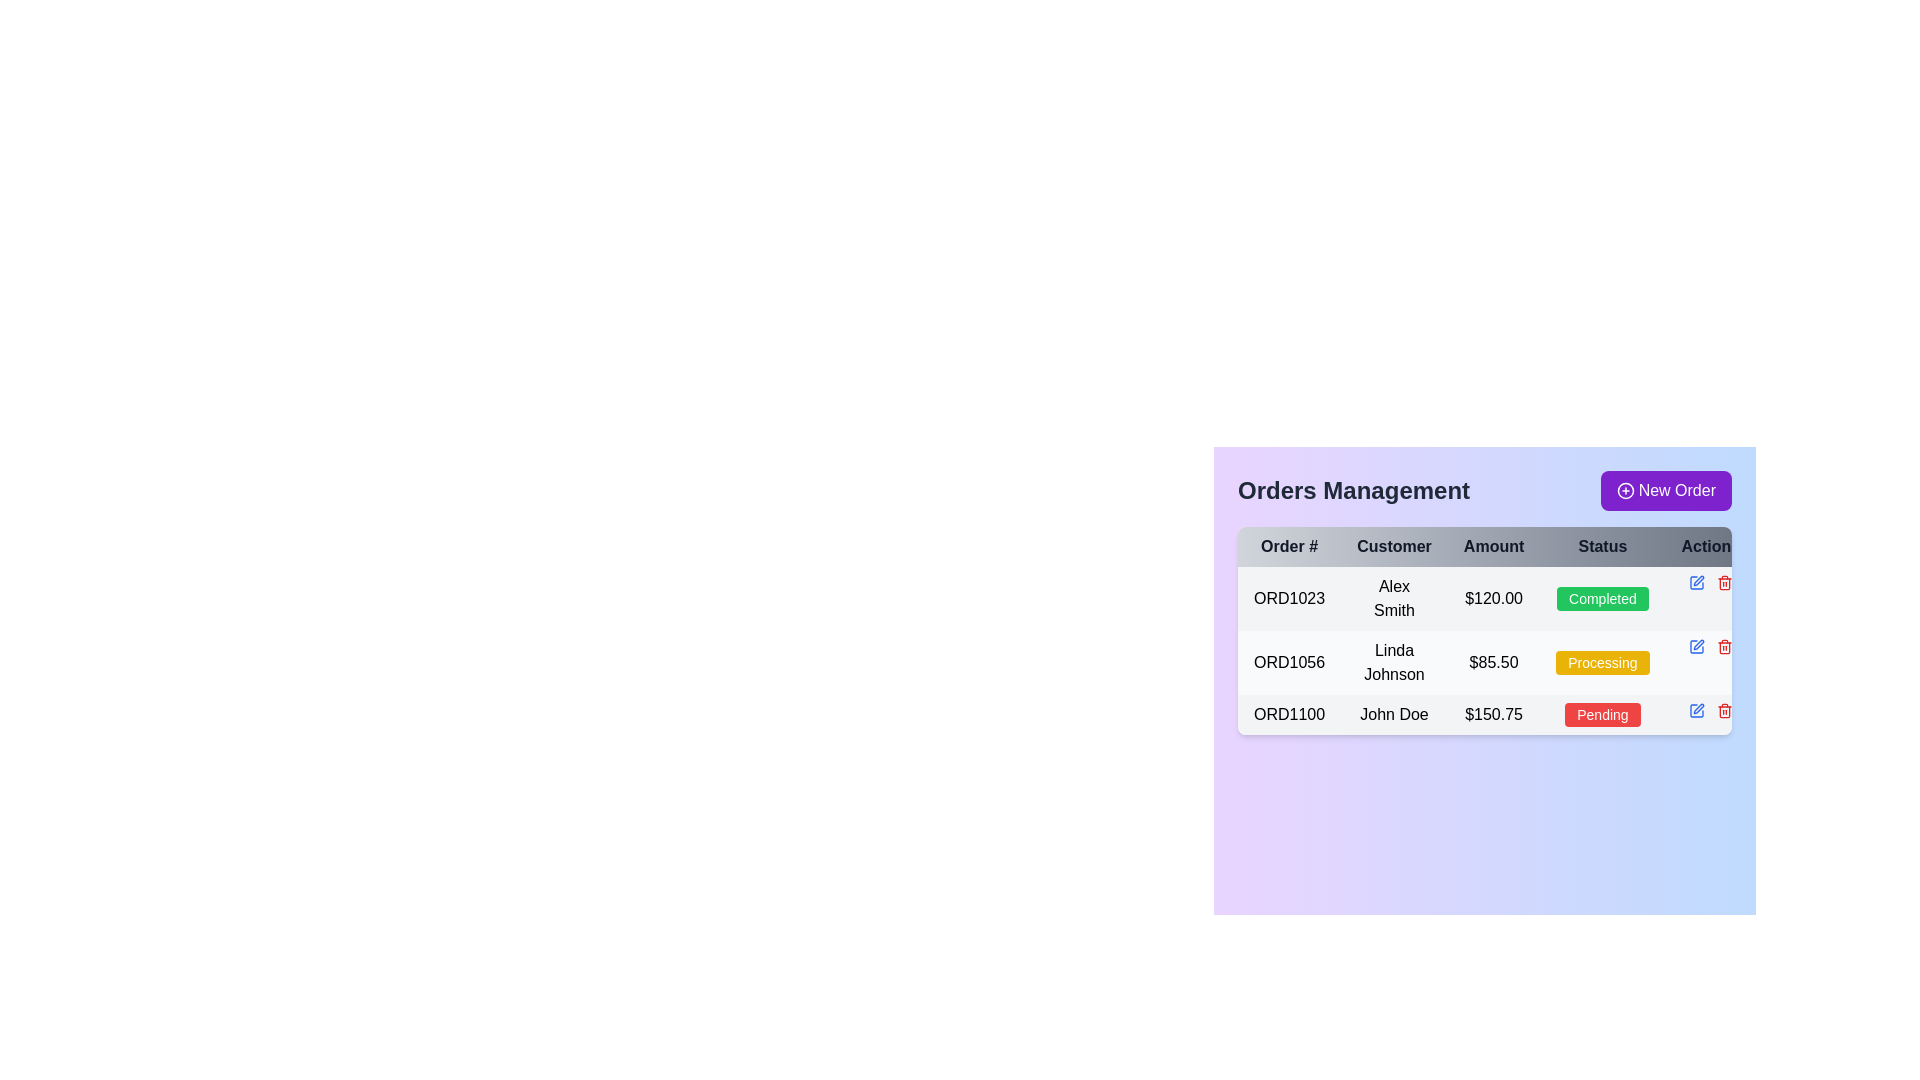 The width and height of the screenshot is (1920, 1080). What do you see at coordinates (1708, 582) in the screenshot?
I see `the red trash can icon in the action column of the order ORD1023` at bounding box center [1708, 582].